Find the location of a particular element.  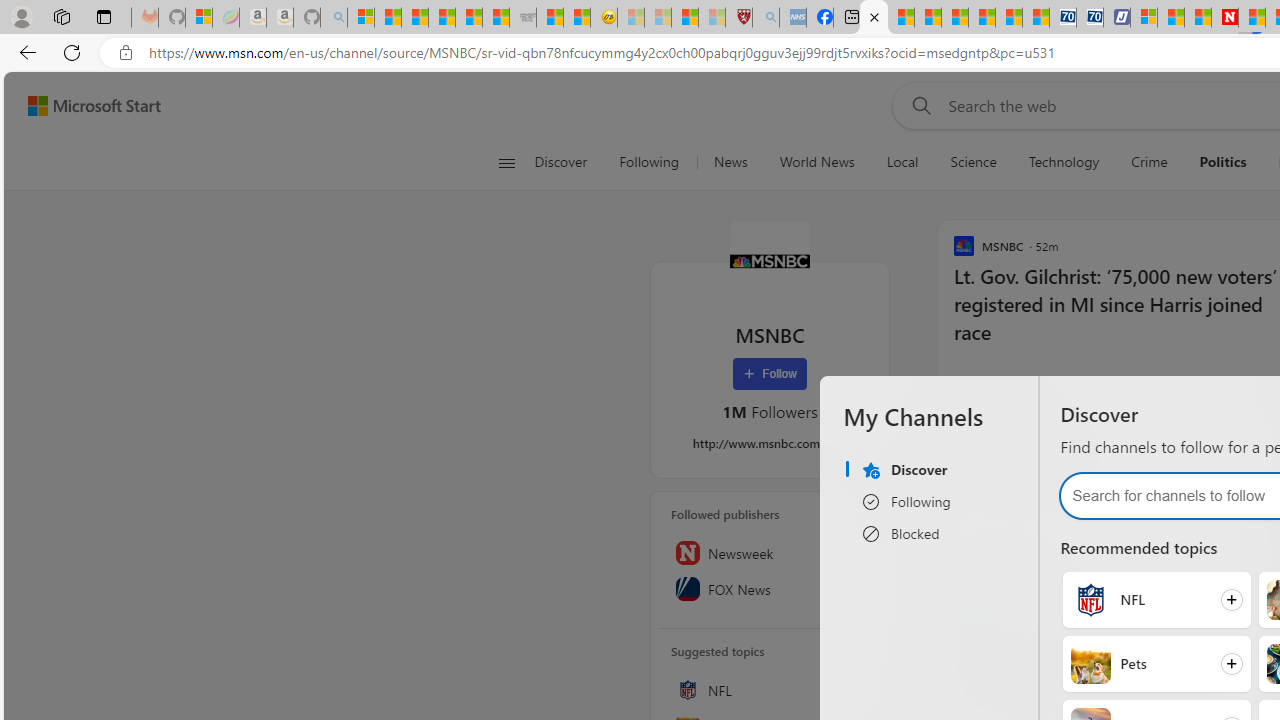

'World News' is located at coordinates (816, 162).